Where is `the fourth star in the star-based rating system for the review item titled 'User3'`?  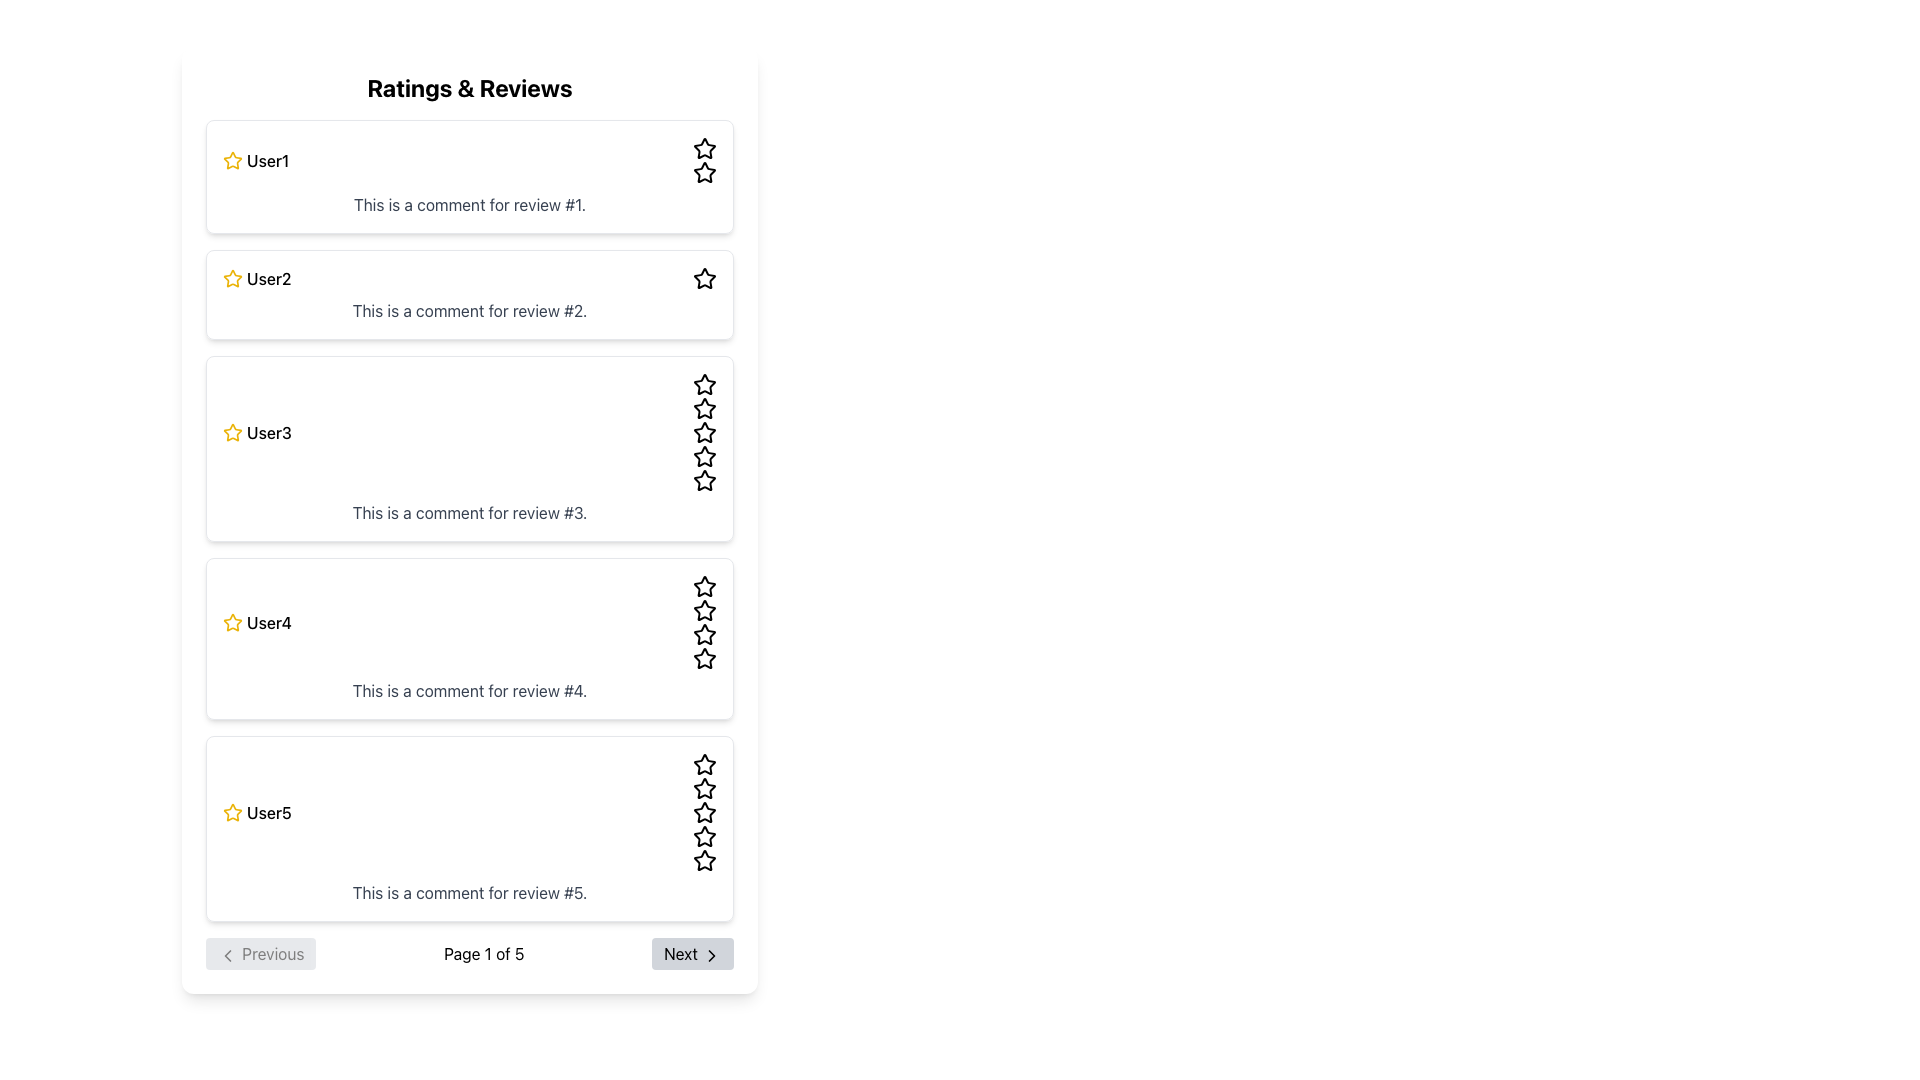
the fourth star in the star-based rating system for the review item titled 'User3' is located at coordinates (705, 431).